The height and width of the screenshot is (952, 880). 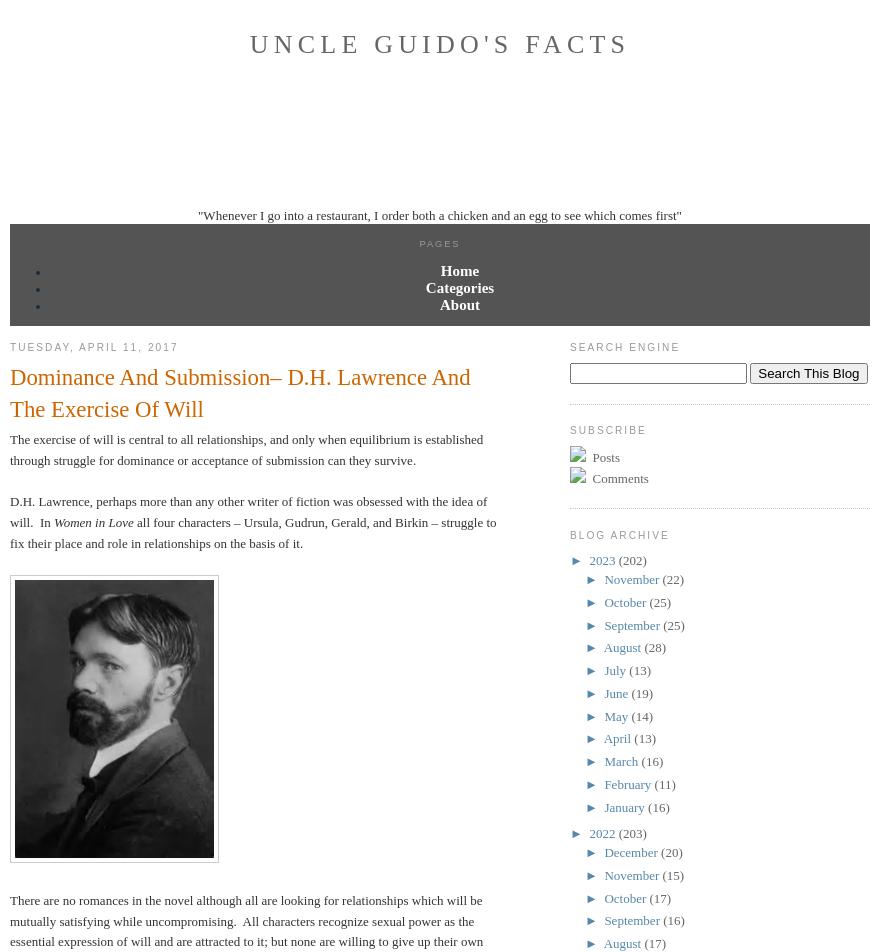 What do you see at coordinates (439, 305) in the screenshot?
I see `'About'` at bounding box center [439, 305].